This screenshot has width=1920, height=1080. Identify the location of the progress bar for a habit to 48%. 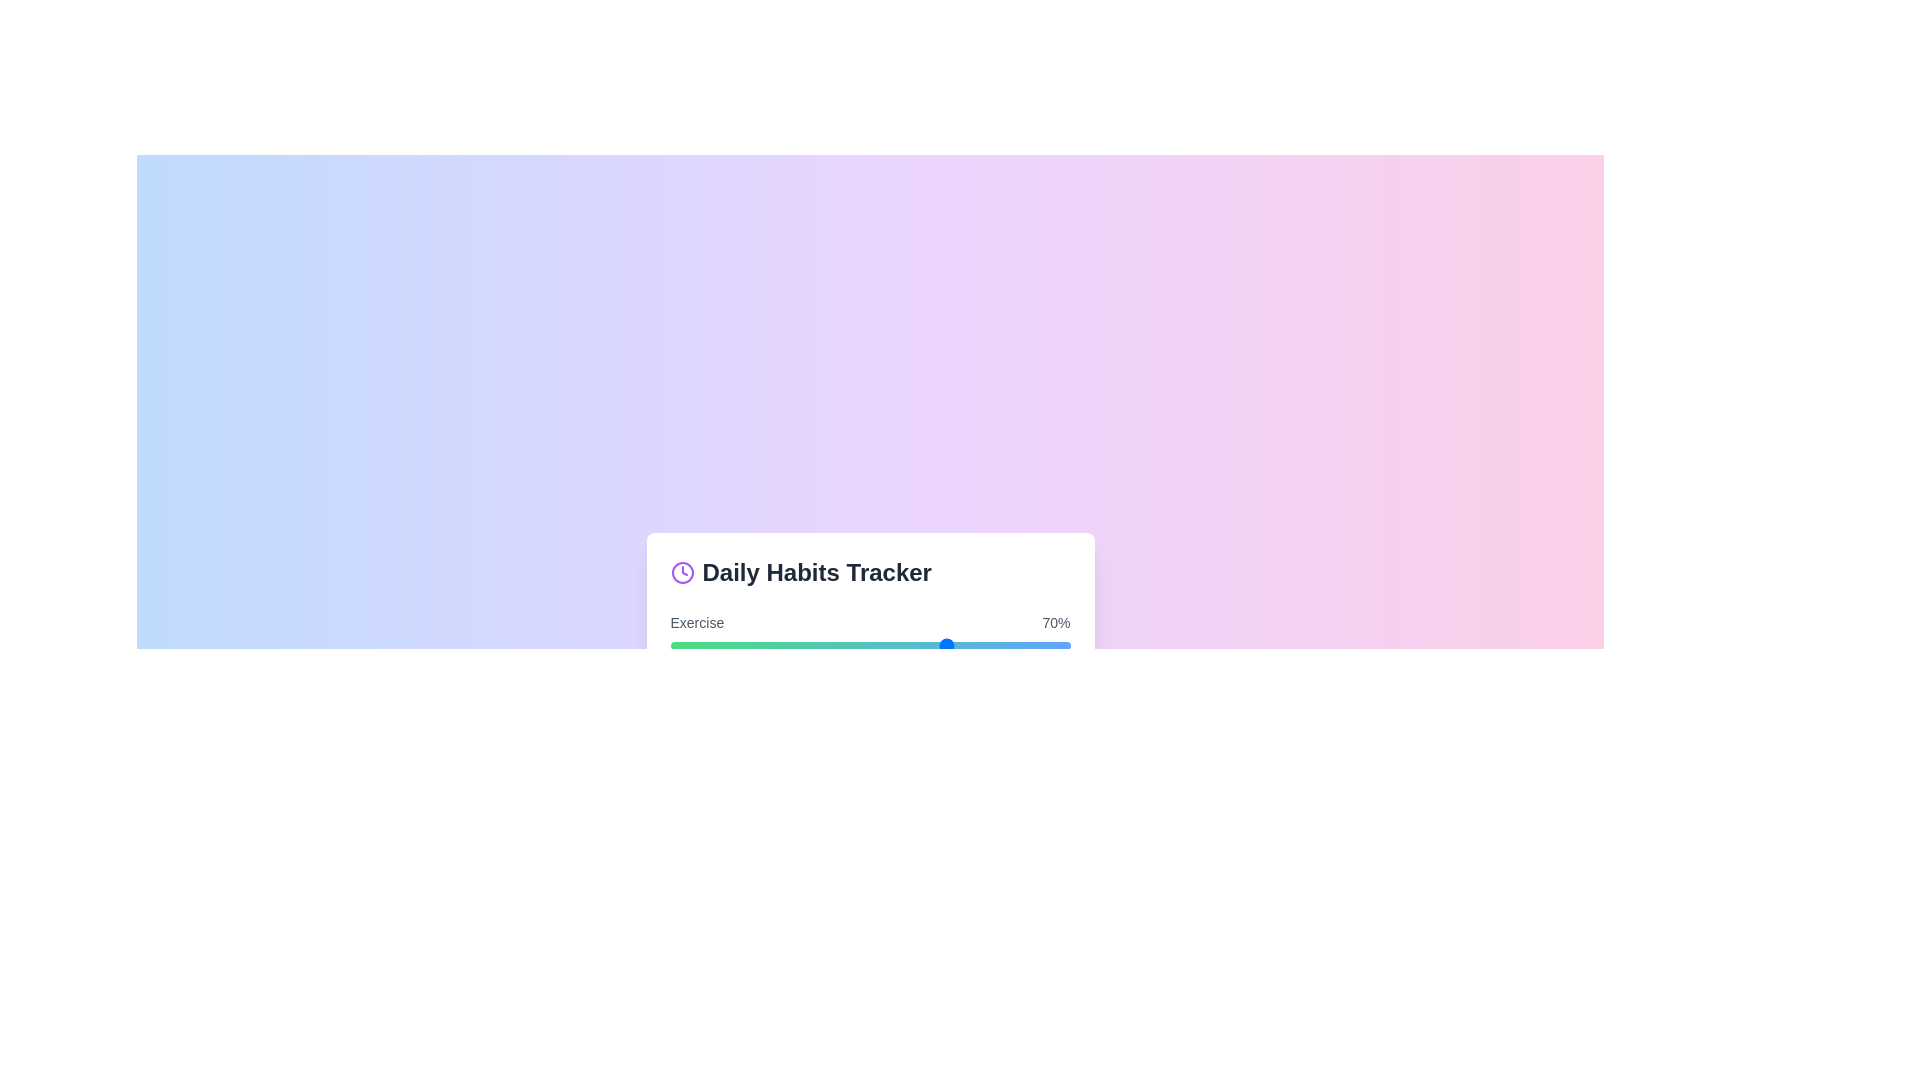
(862, 645).